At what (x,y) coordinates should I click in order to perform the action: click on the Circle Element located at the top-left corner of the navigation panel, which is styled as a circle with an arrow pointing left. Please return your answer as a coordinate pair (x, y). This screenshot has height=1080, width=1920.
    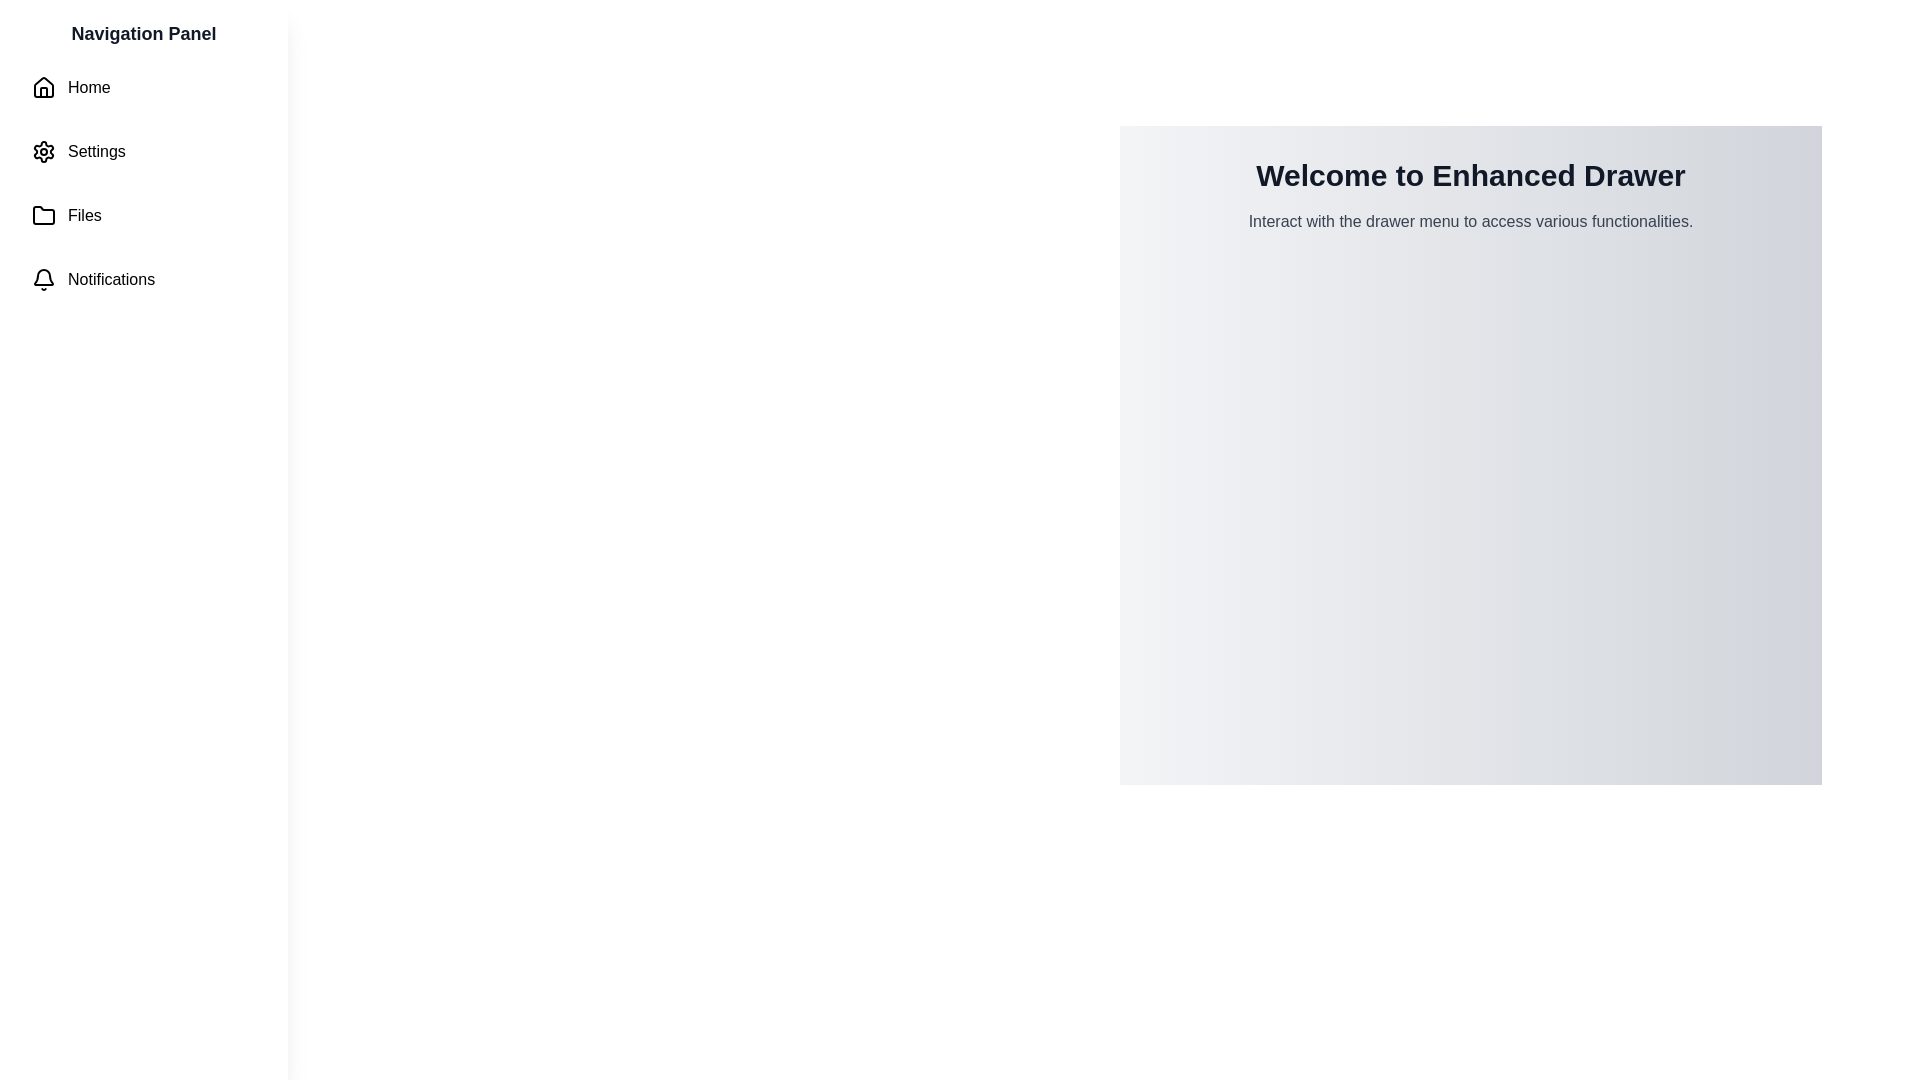
    Looking at the image, I should click on (38, 38).